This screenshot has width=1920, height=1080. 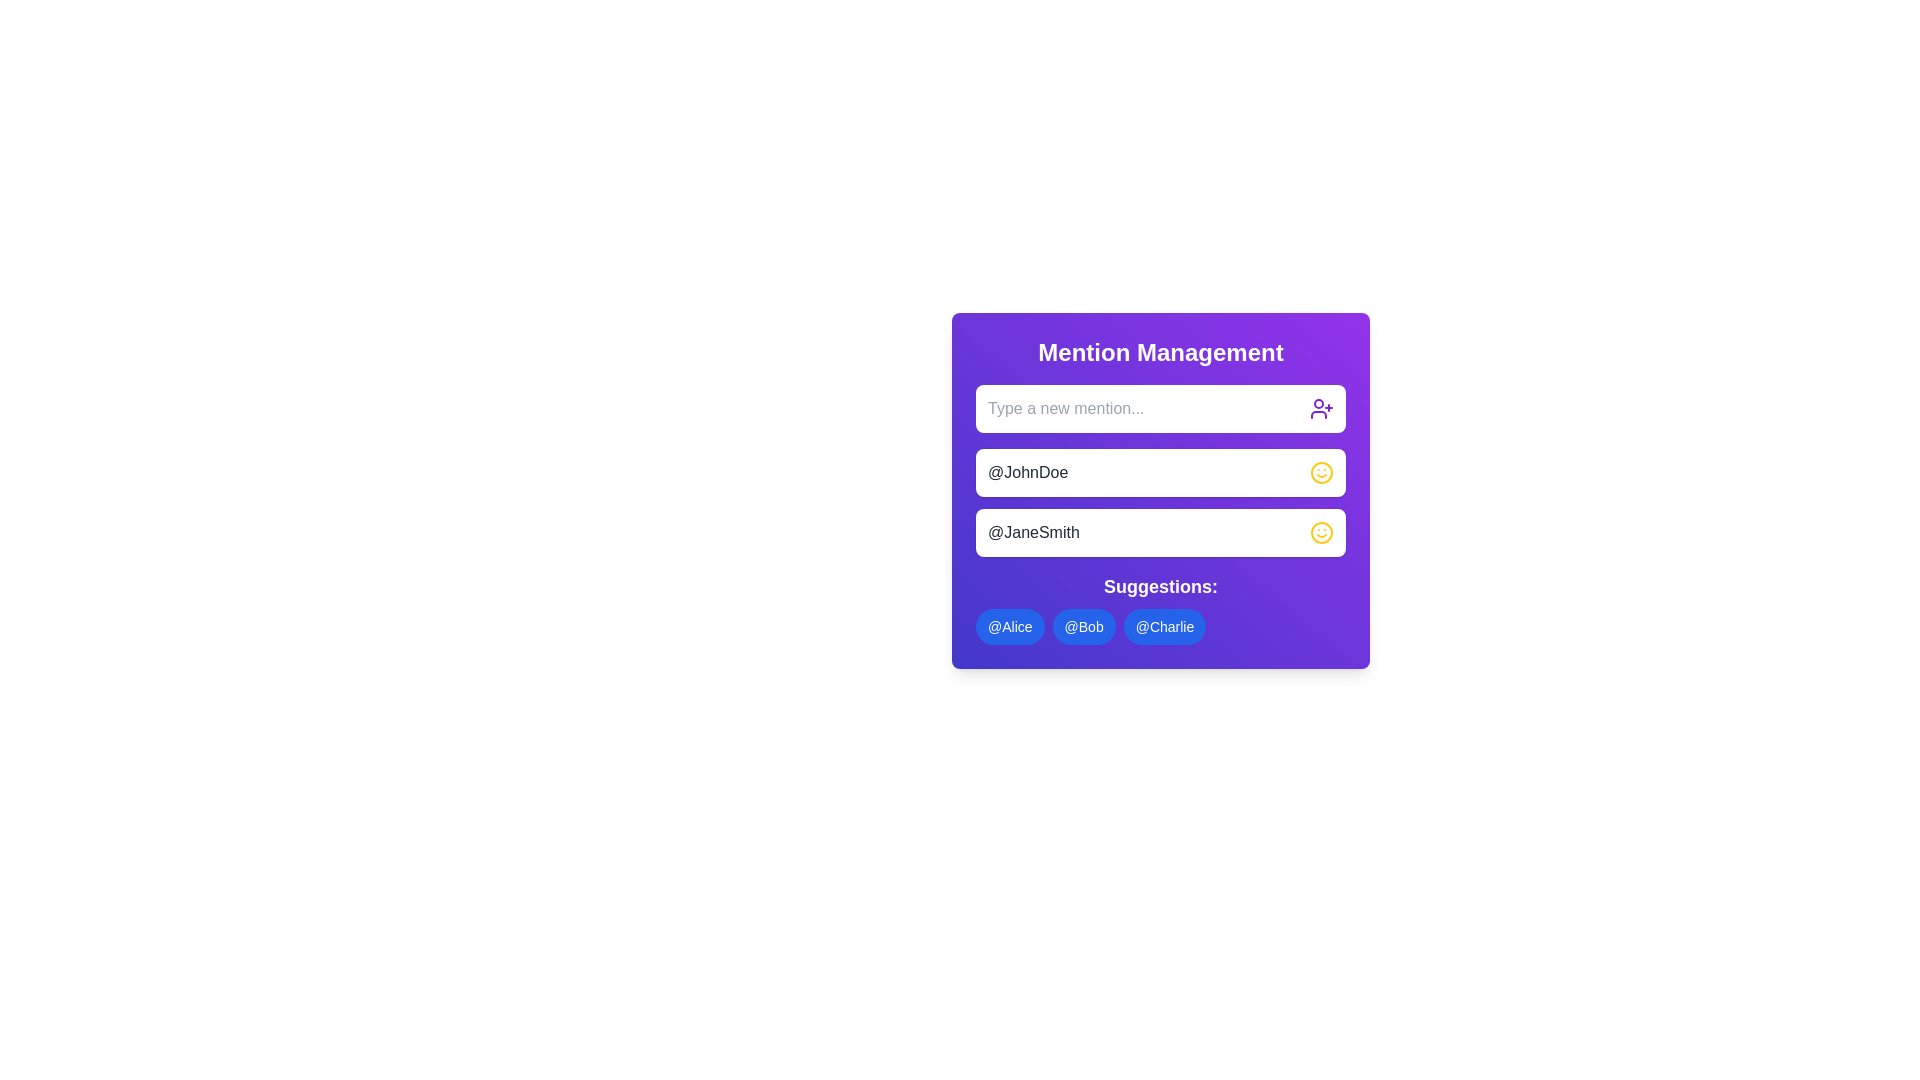 I want to click on the blue circular badge containing the text '@Charlie', so click(x=1161, y=626).